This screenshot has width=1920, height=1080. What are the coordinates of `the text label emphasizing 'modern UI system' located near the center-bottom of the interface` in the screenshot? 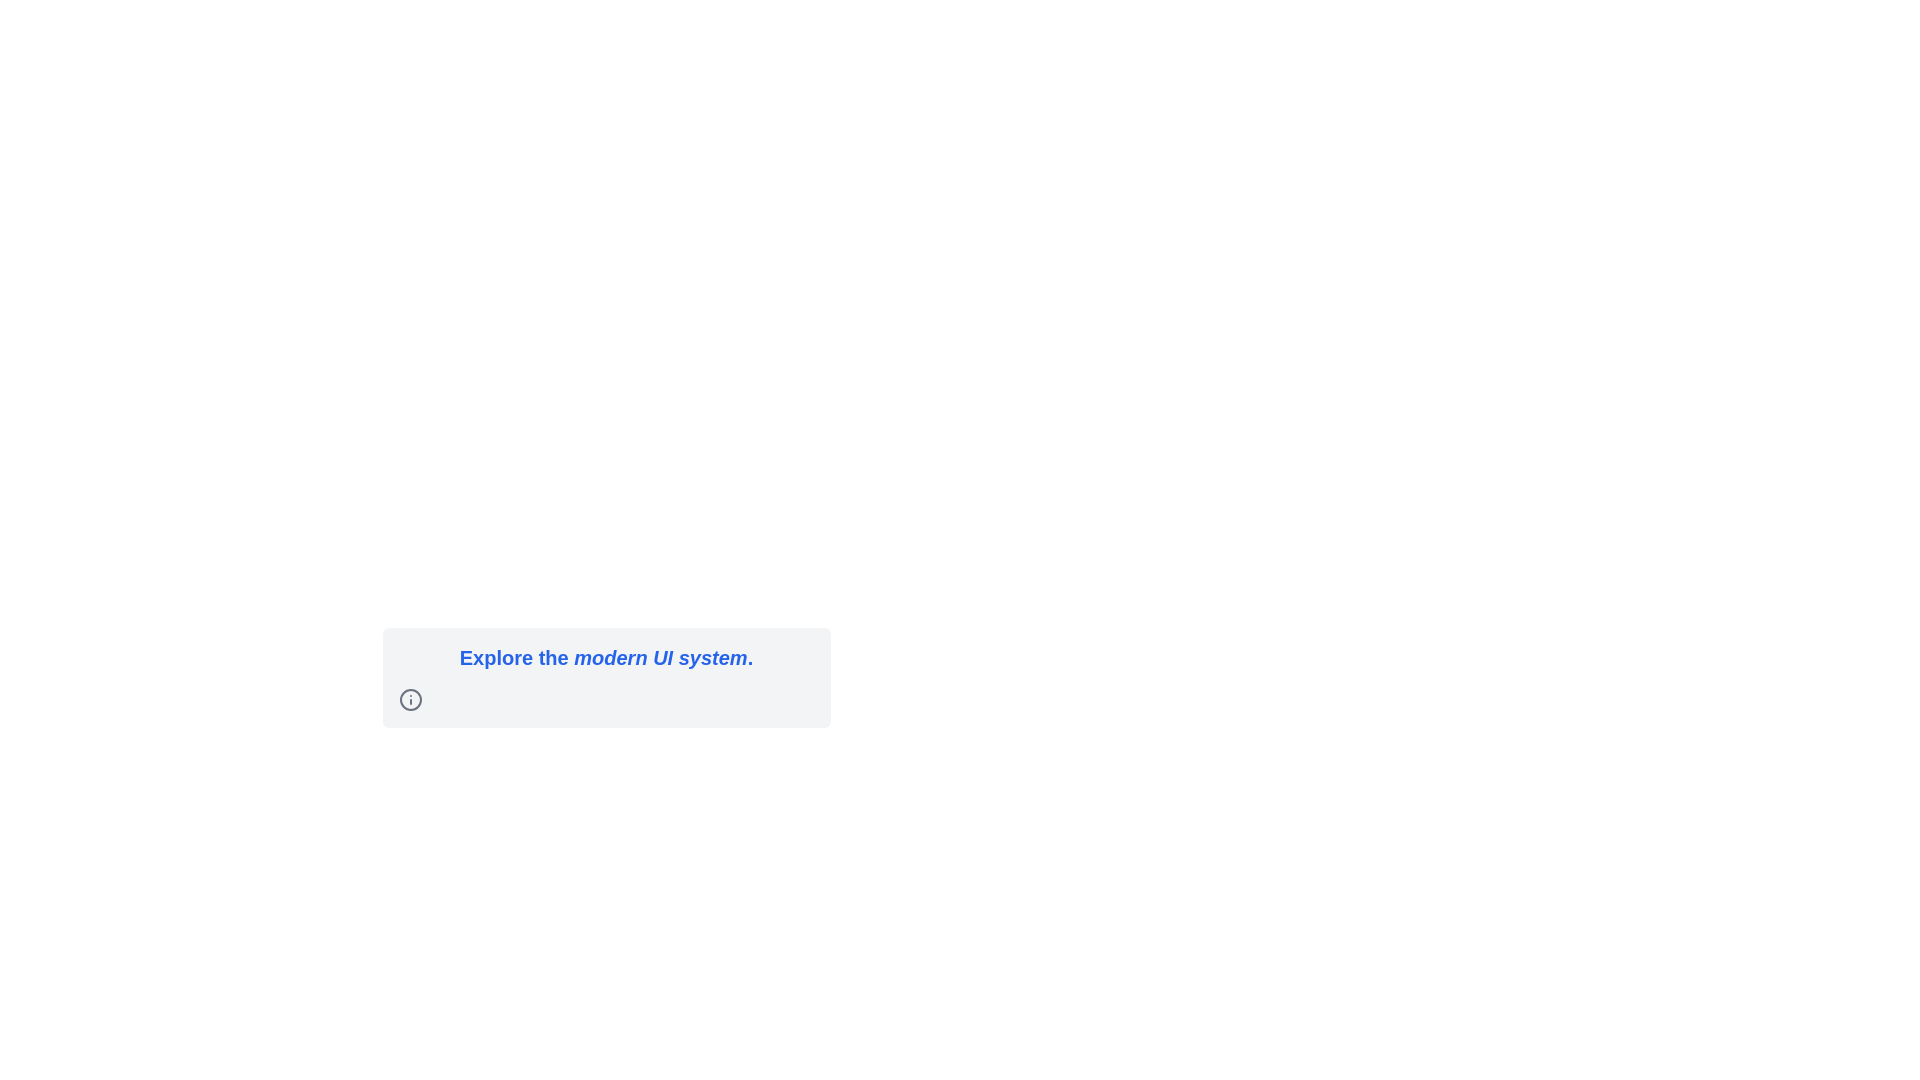 It's located at (661, 658).